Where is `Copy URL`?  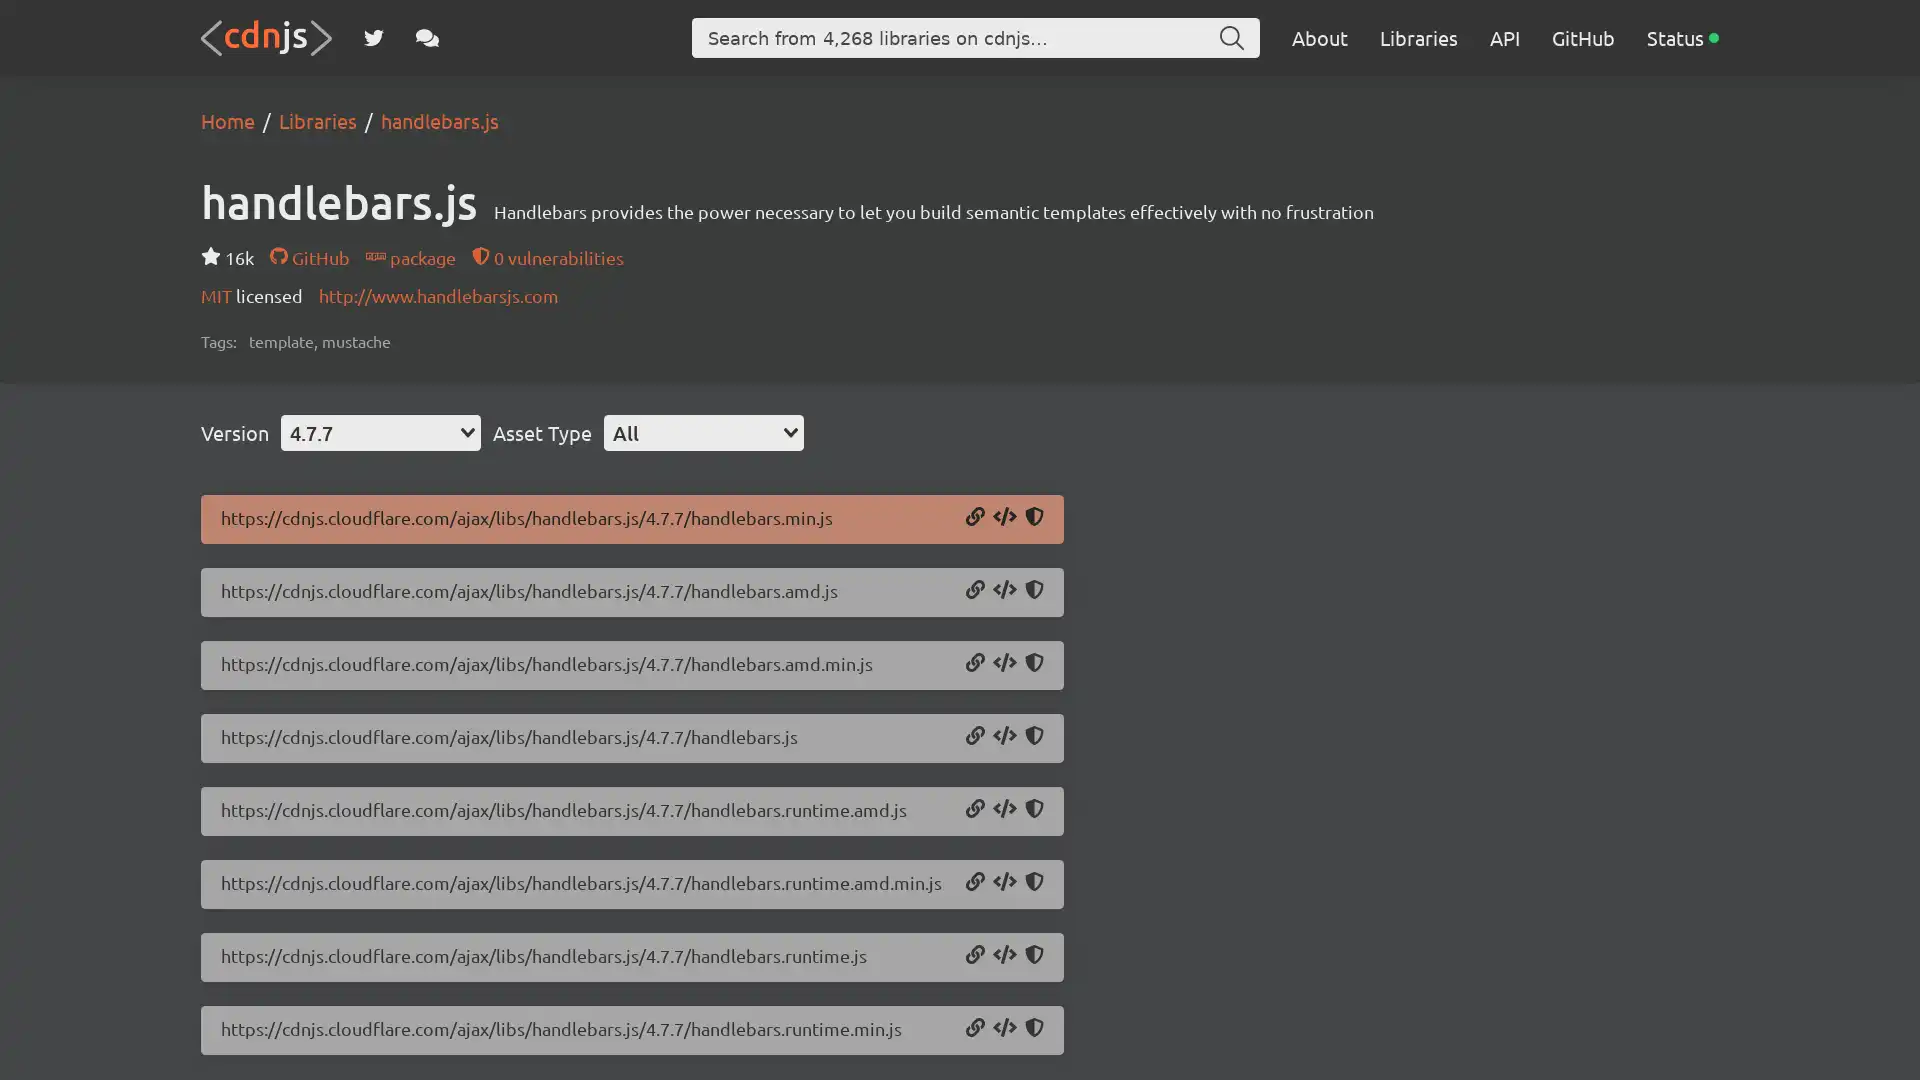
Copy URL is located at coordinates (975, 882).